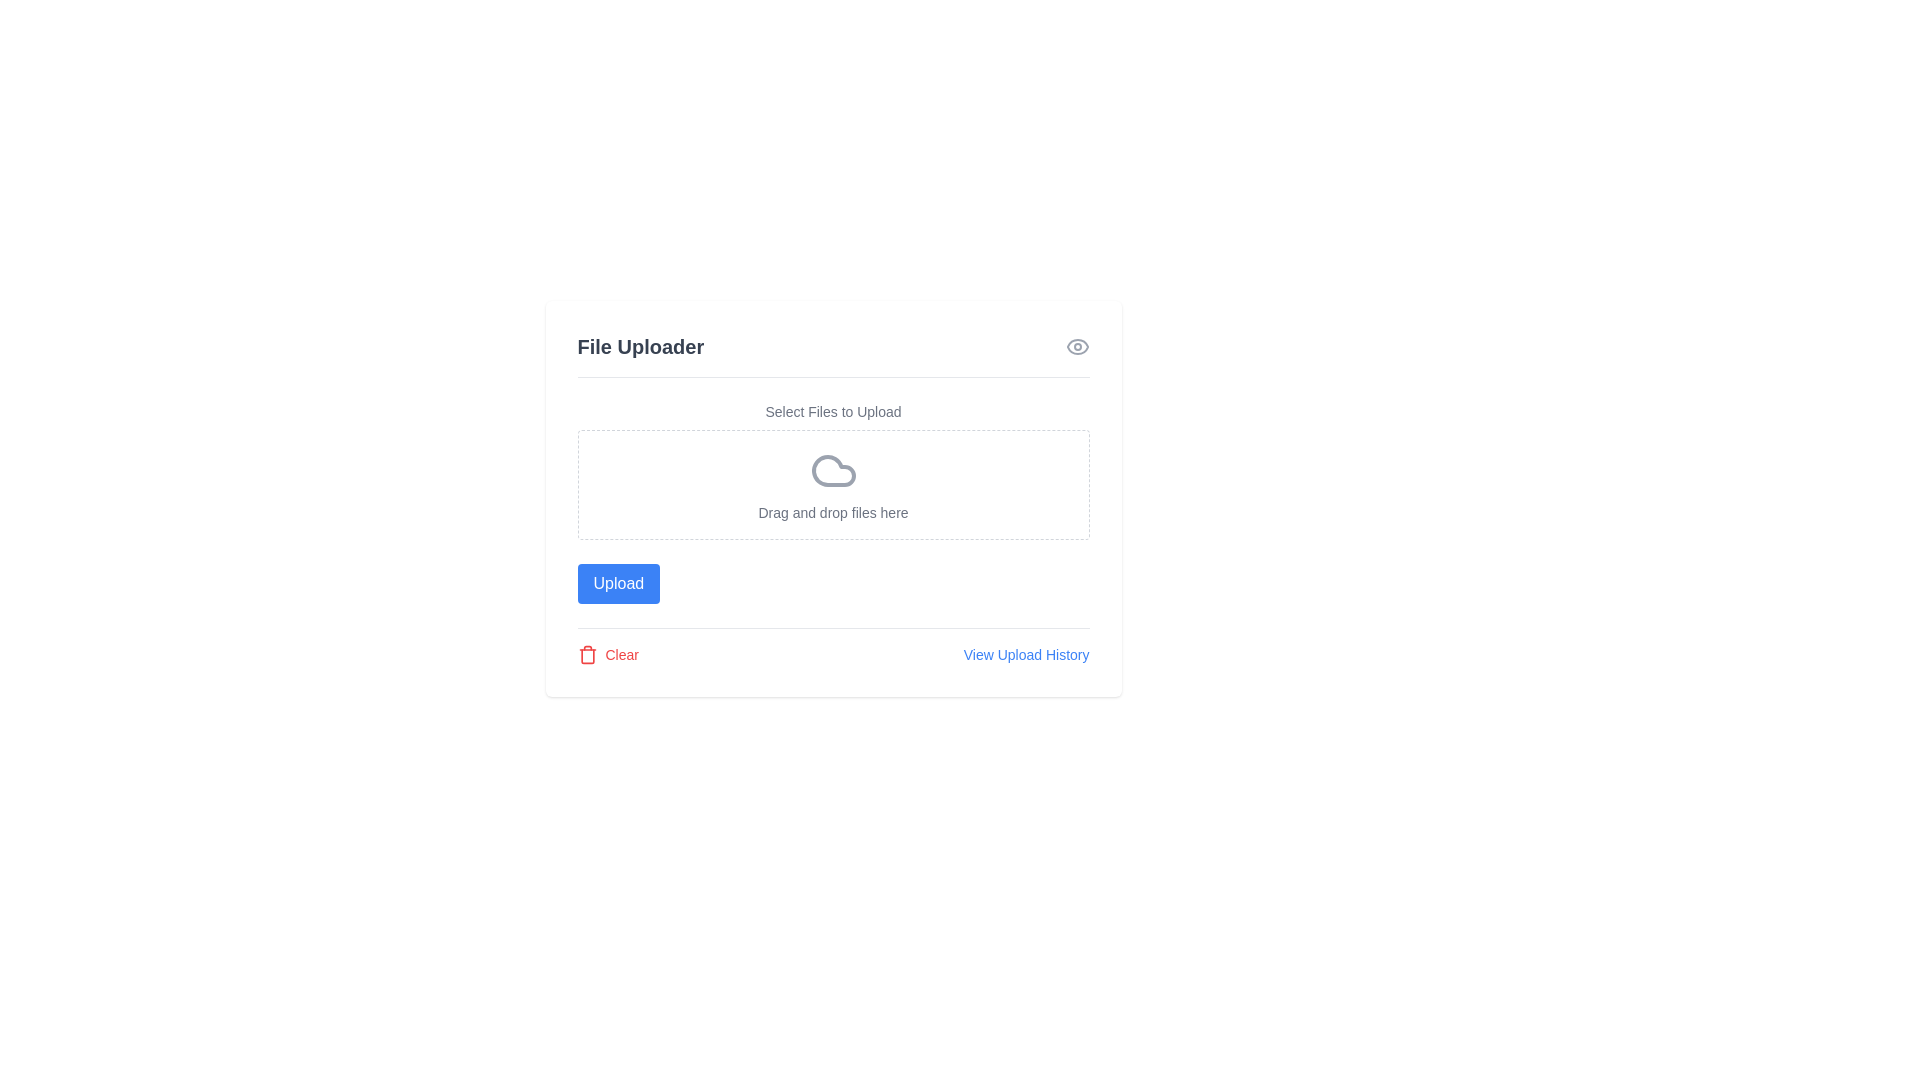 This screenshot has width=1920, height=1080. I want to click on the file upload icon located in the center of the 'Drag and drop files here' section, which visually represents cloud storage functionality, so click(833, 470).